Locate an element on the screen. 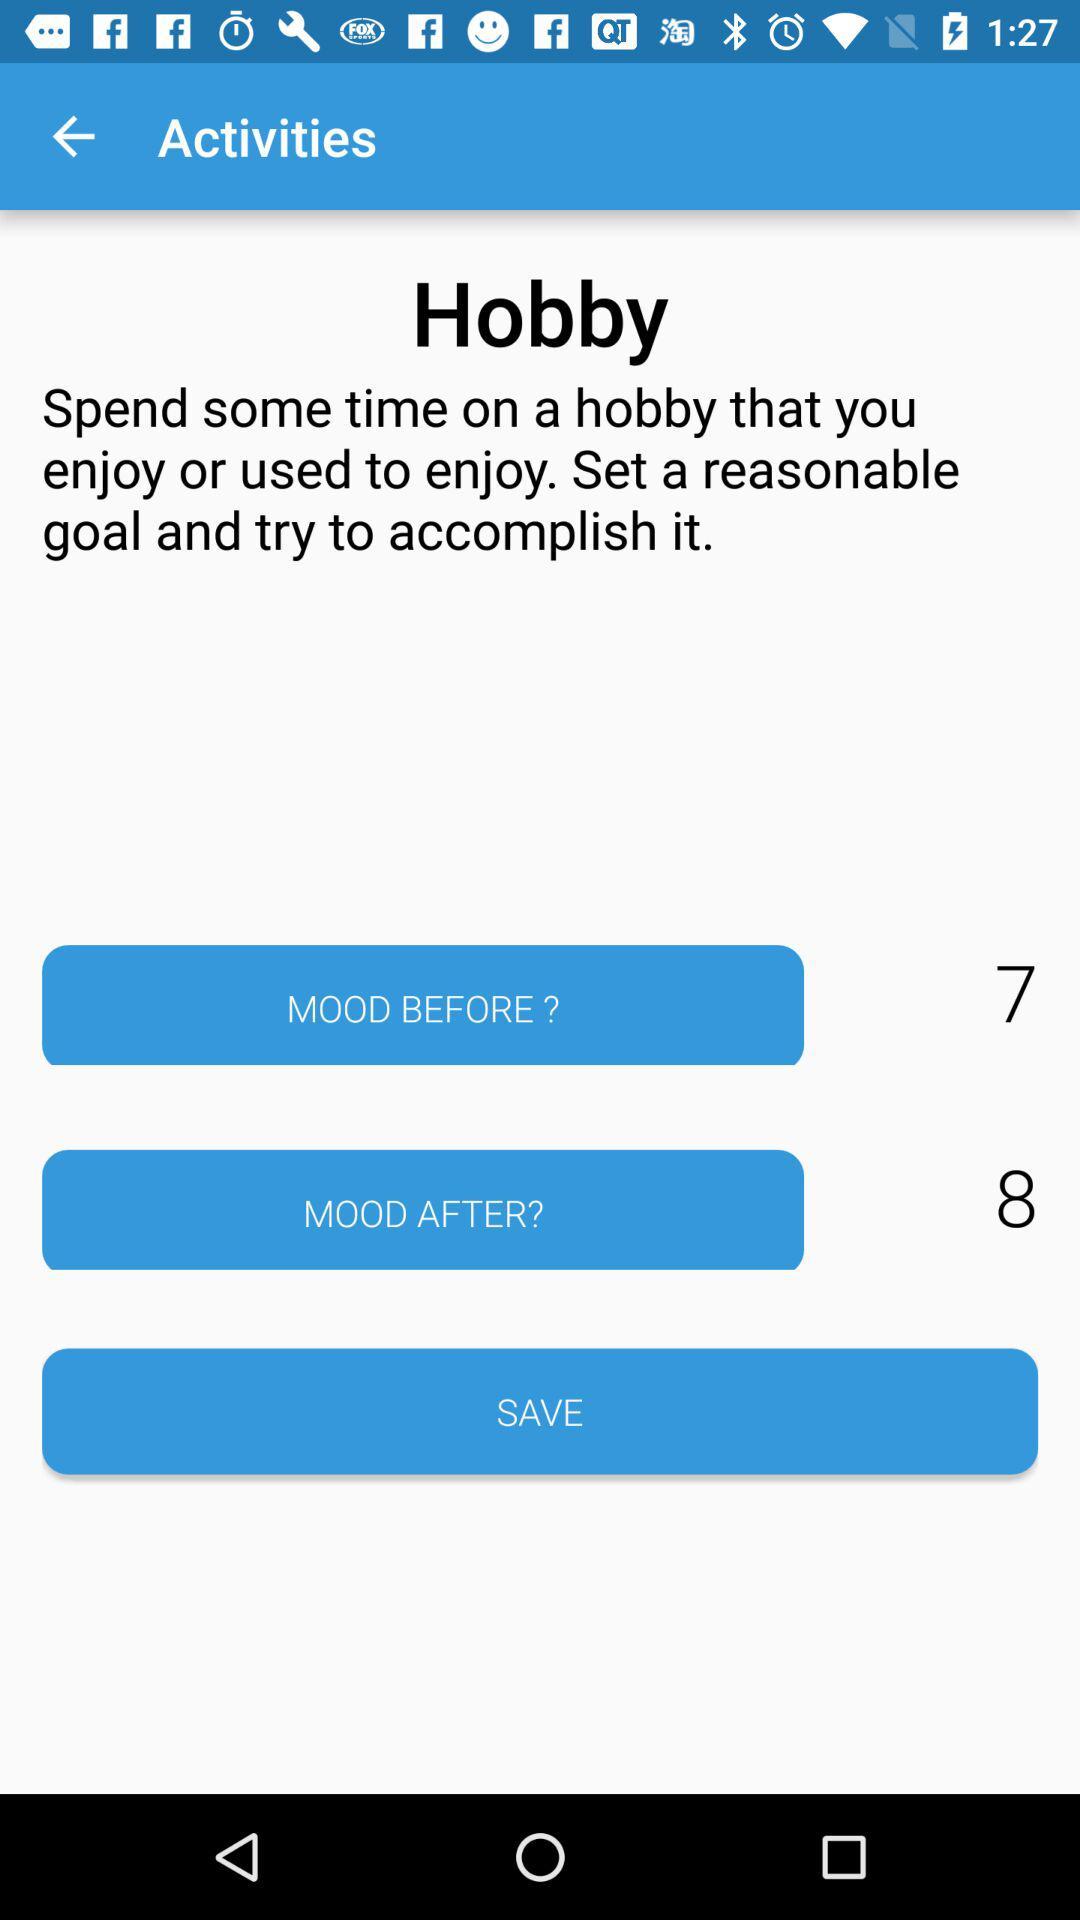 The width and height of the screenshot is (1080, 1920). the save item is located at coordinates (540, 1410).